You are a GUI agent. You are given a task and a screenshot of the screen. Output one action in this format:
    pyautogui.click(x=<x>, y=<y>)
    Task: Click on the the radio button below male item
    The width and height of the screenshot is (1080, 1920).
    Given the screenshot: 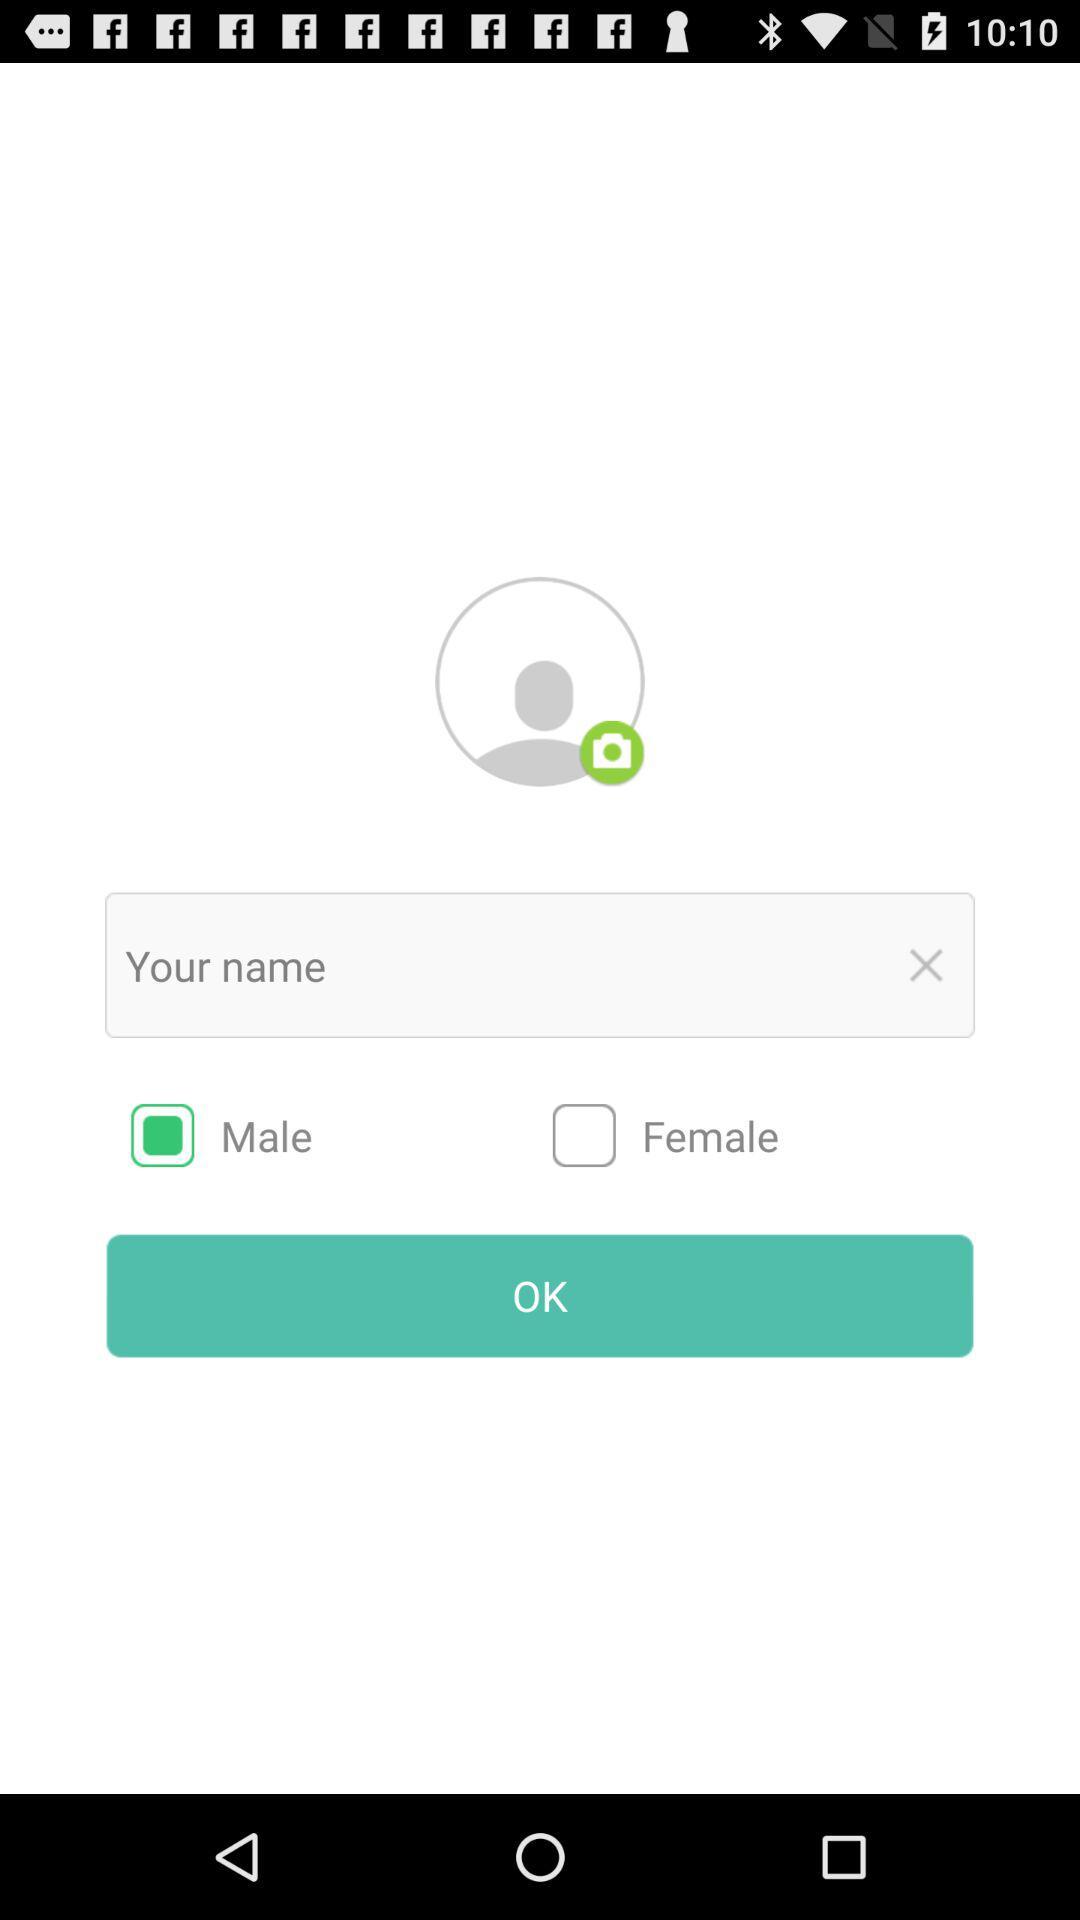 What is the action you would take?
    pyautogui.click(x=540, y=1296)
    